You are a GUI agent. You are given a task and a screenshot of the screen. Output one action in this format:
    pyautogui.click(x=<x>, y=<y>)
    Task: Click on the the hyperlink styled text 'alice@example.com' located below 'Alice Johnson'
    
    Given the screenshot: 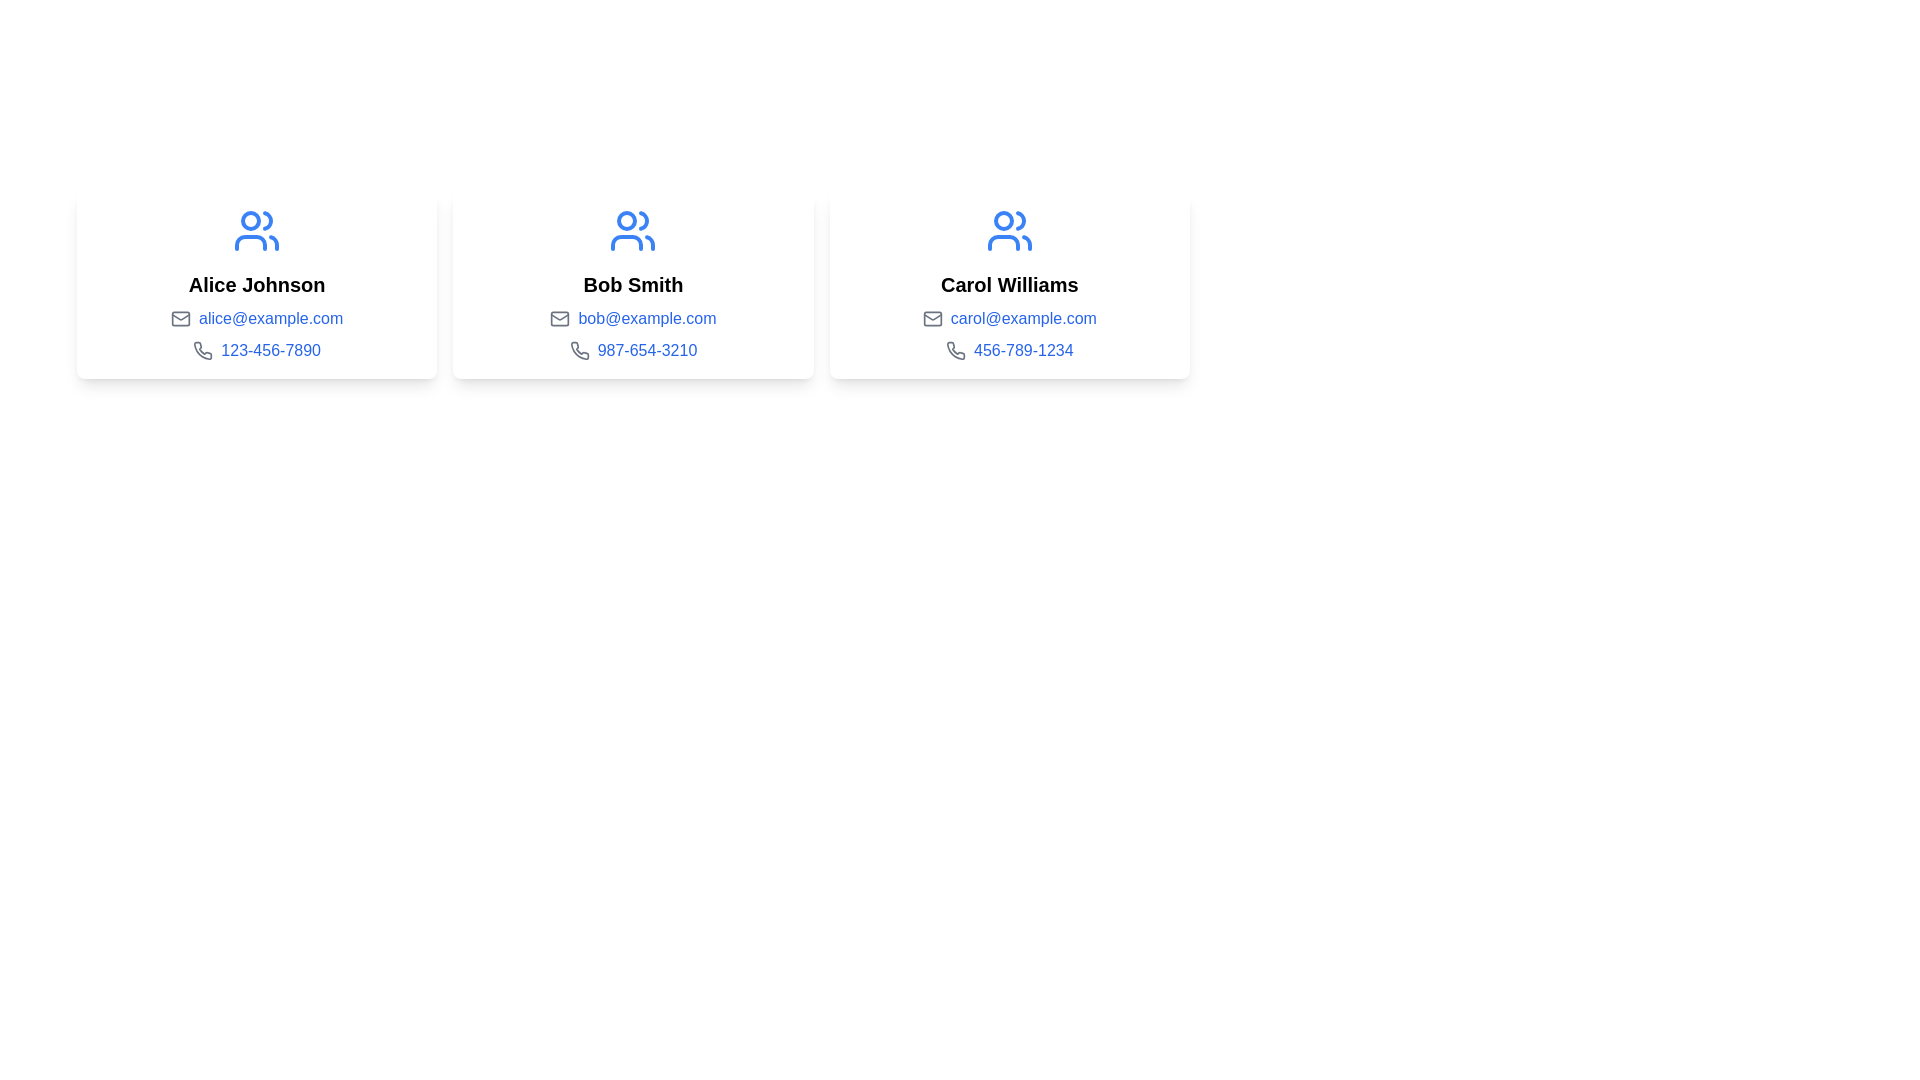 What is the action you would take?
    pyautogui.click(x=270, y=318)
    